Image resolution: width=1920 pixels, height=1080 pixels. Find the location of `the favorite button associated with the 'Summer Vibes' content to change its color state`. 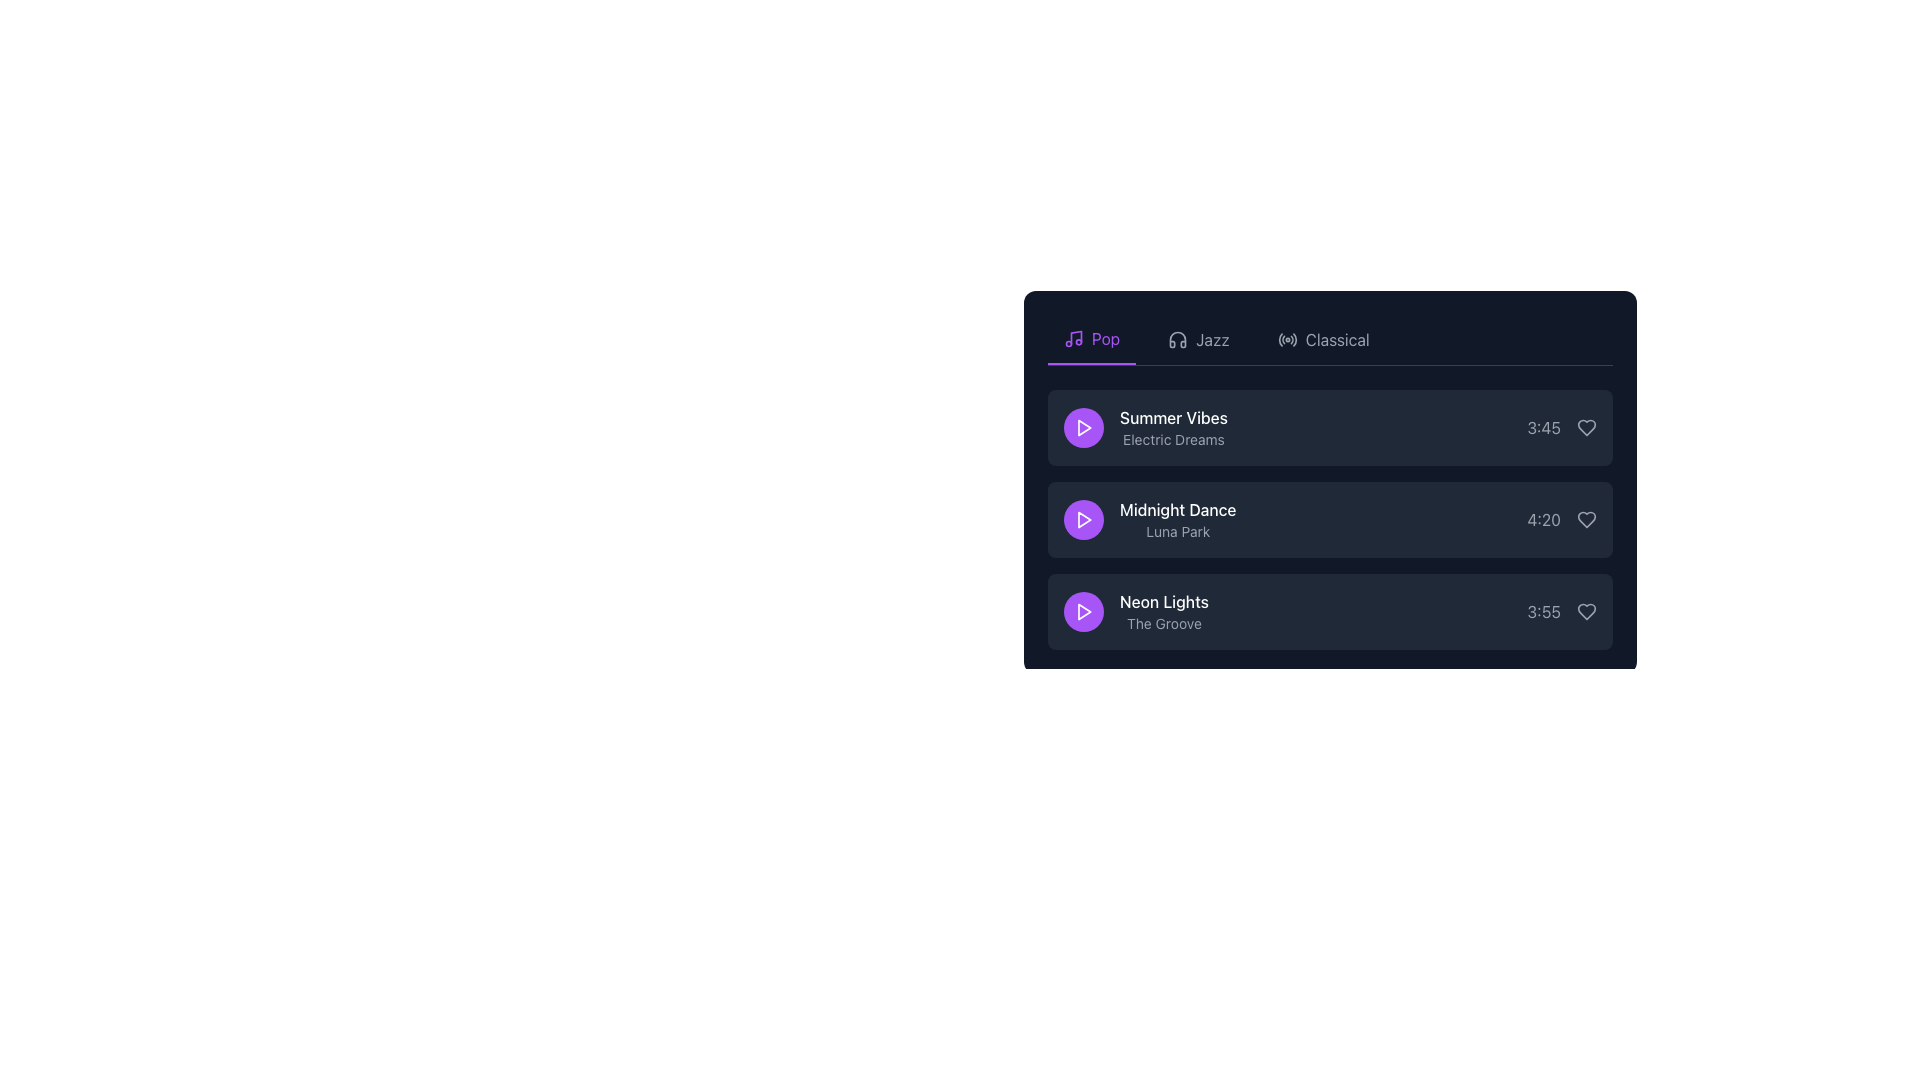

the favorite button associated with the 'Summer Vibes' content to change its color state is located at coordinates (1586, 427).